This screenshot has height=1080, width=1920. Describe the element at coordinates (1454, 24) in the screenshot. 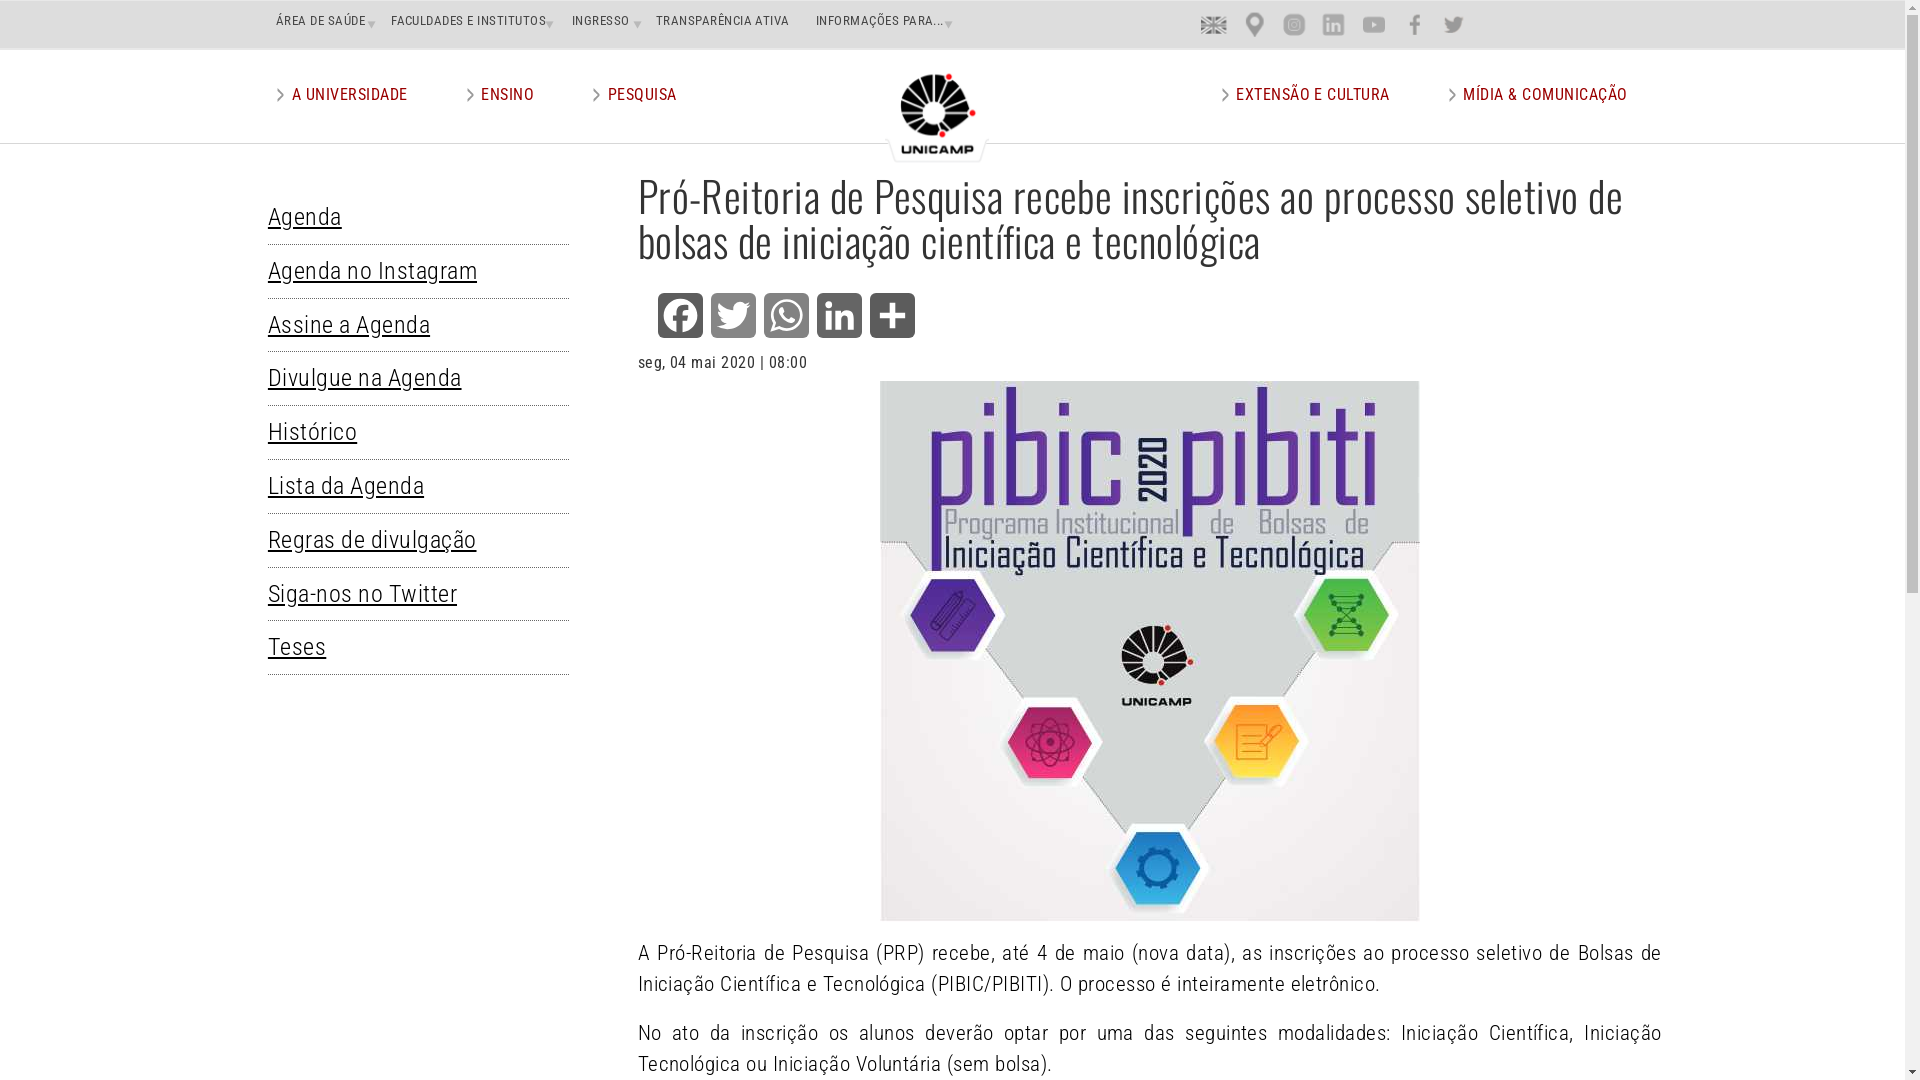

I see `'Twit'` at that location.